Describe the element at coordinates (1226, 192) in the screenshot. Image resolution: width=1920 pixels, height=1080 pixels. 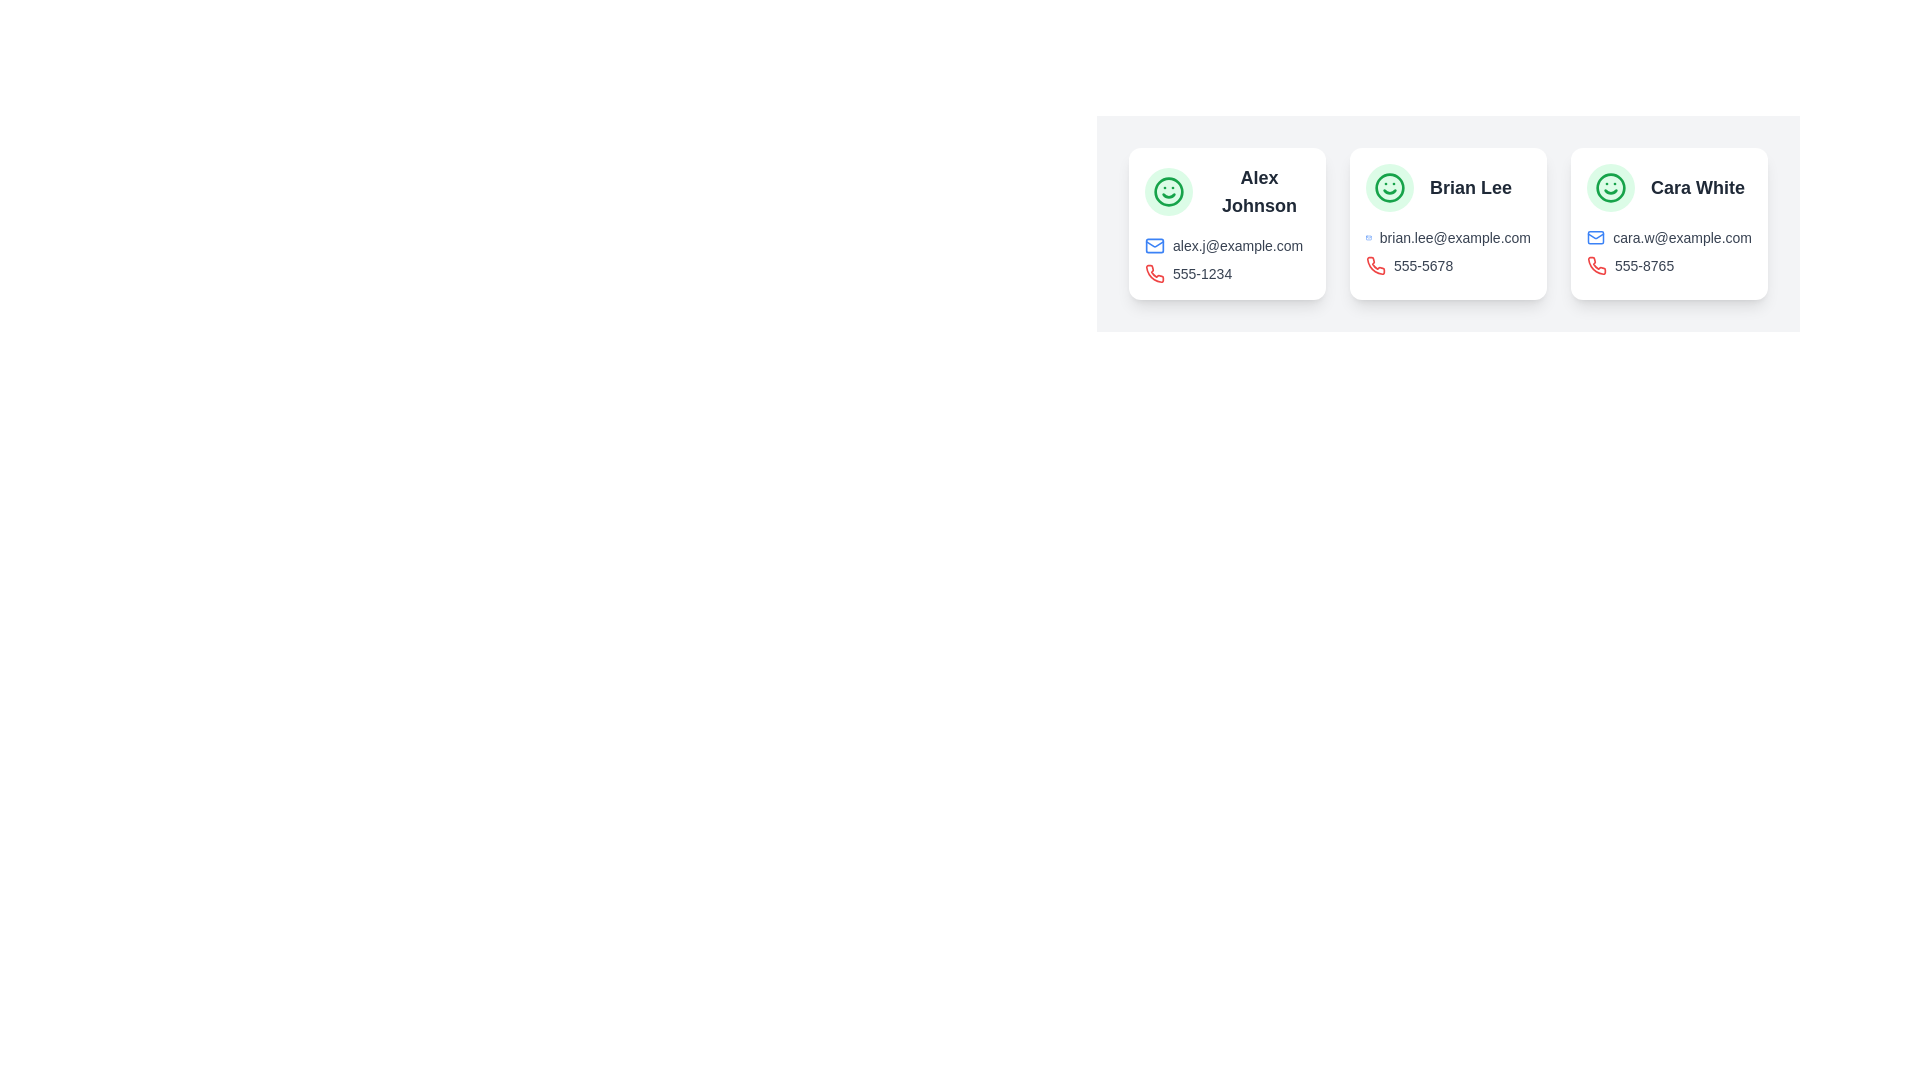
I see `displayed text of the Text label located at the top right of the leftmost user card, adjacent to a green smiley face icon` at that location.